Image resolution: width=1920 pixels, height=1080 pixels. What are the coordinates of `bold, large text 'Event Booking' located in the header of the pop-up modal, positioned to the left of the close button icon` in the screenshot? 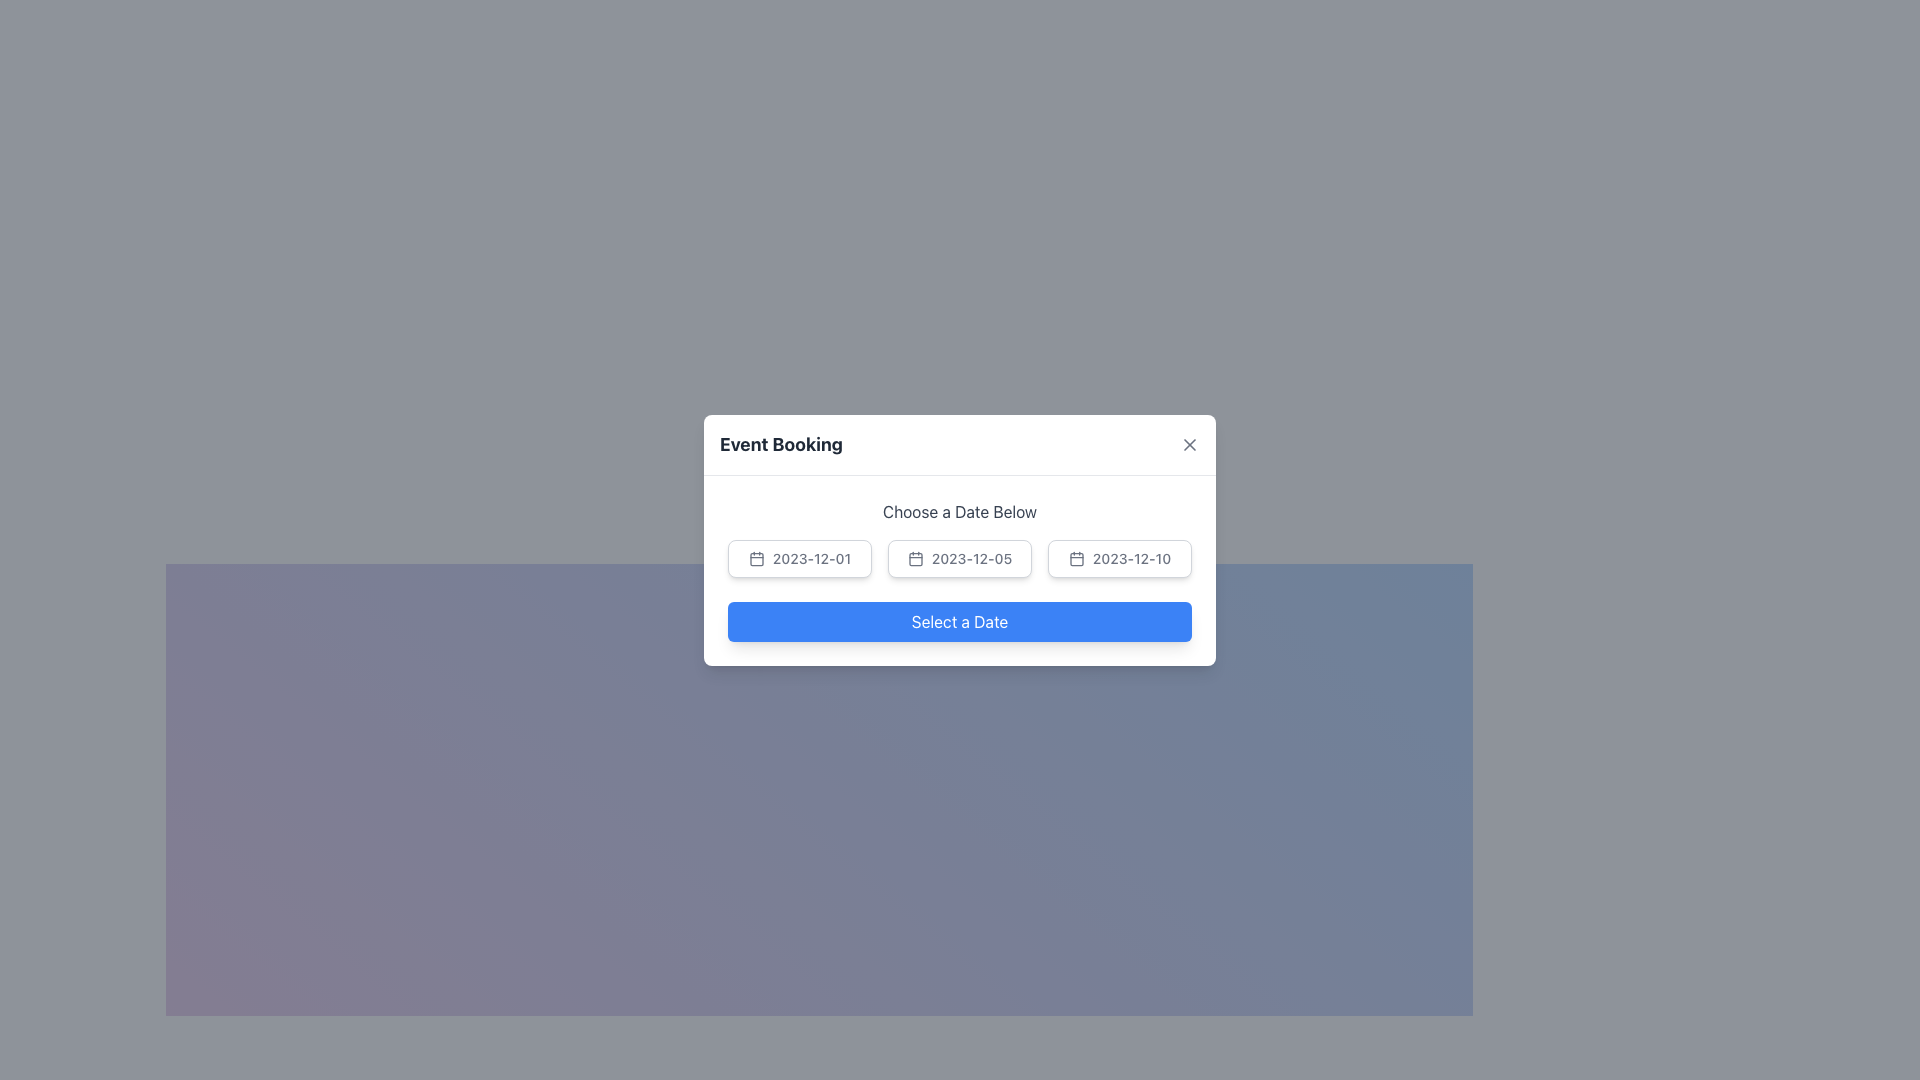 It's located at (780, 443).